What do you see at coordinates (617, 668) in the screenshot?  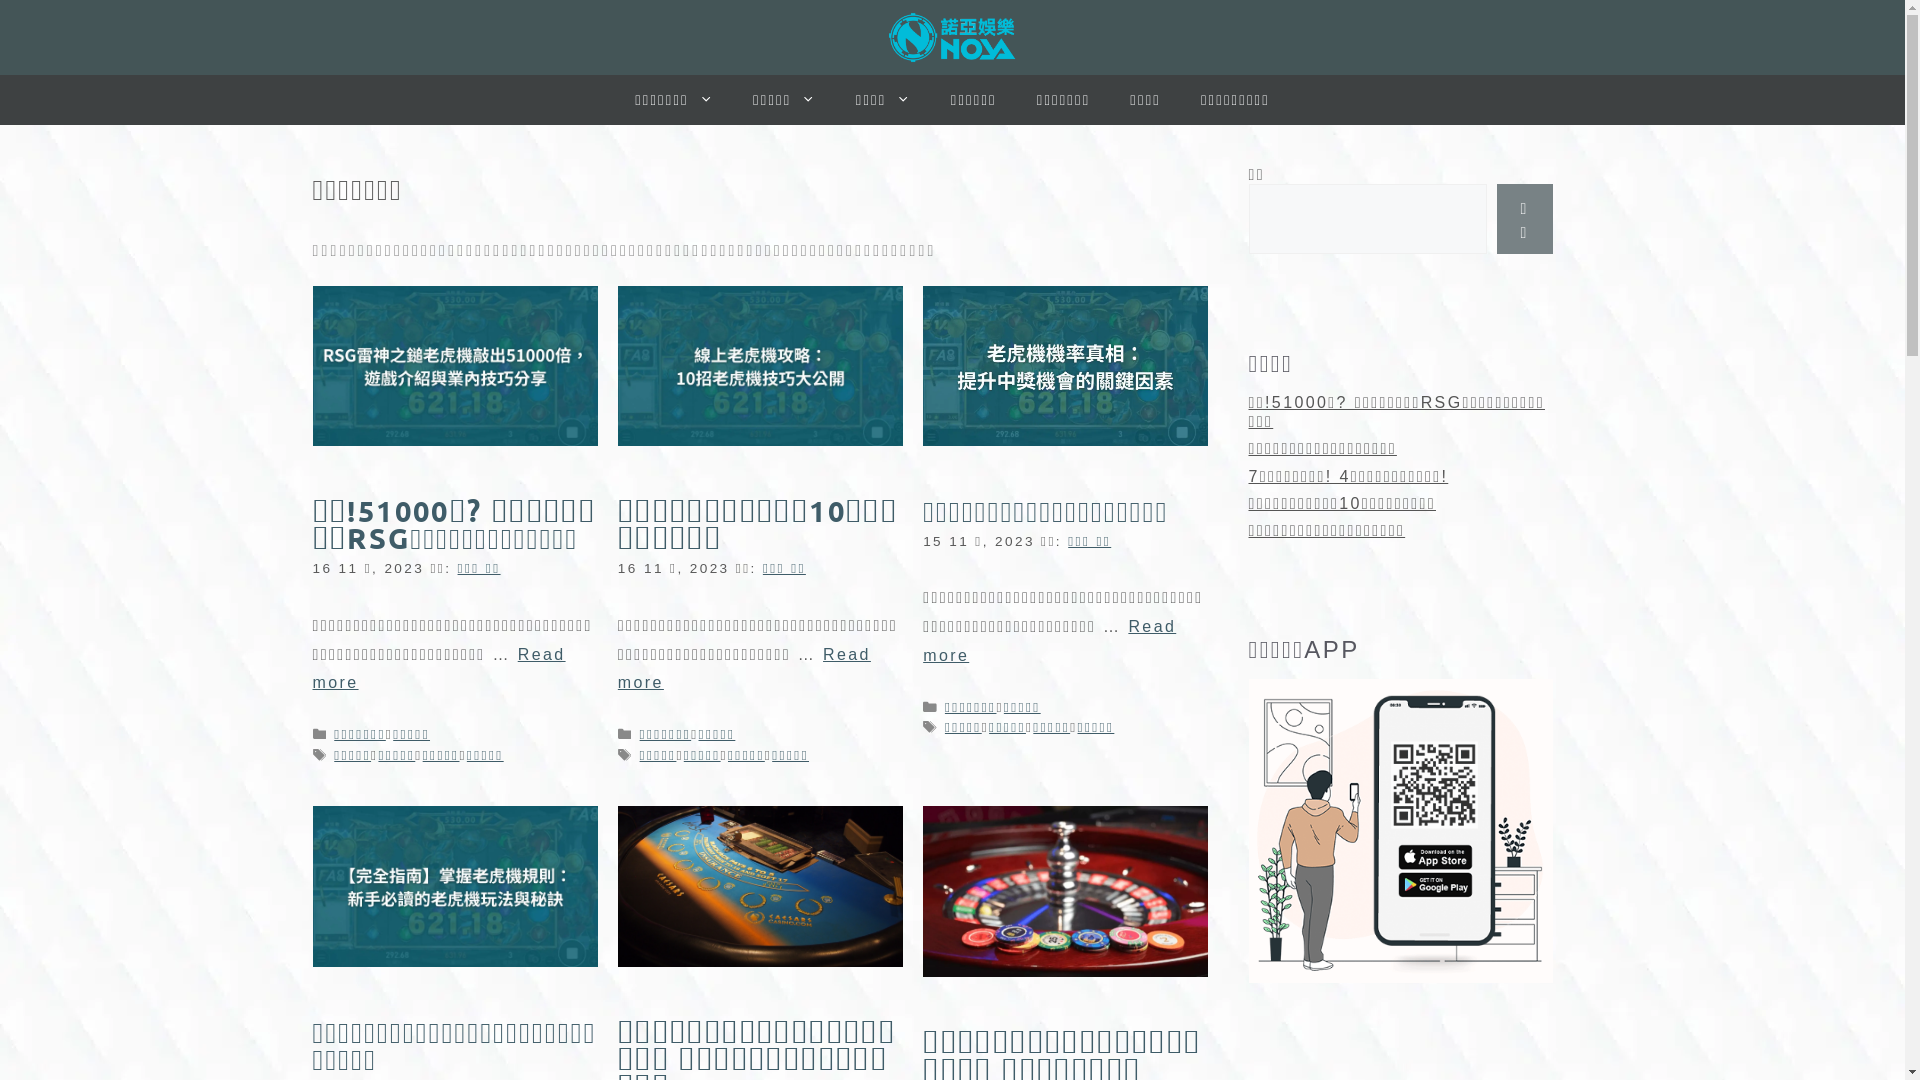 I see `'Read more'` at bounding box center [617, 668].